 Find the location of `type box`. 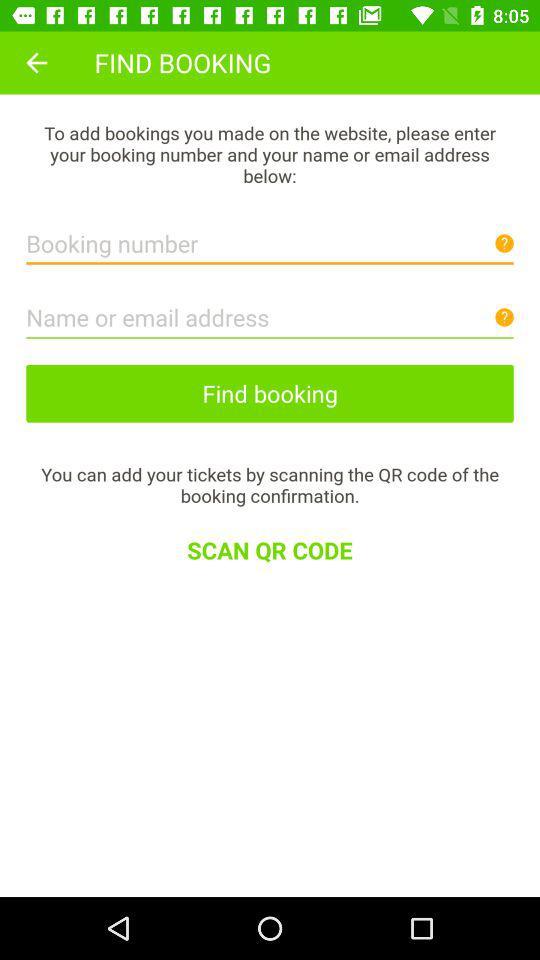

type box is located at coordinates (270, 238).